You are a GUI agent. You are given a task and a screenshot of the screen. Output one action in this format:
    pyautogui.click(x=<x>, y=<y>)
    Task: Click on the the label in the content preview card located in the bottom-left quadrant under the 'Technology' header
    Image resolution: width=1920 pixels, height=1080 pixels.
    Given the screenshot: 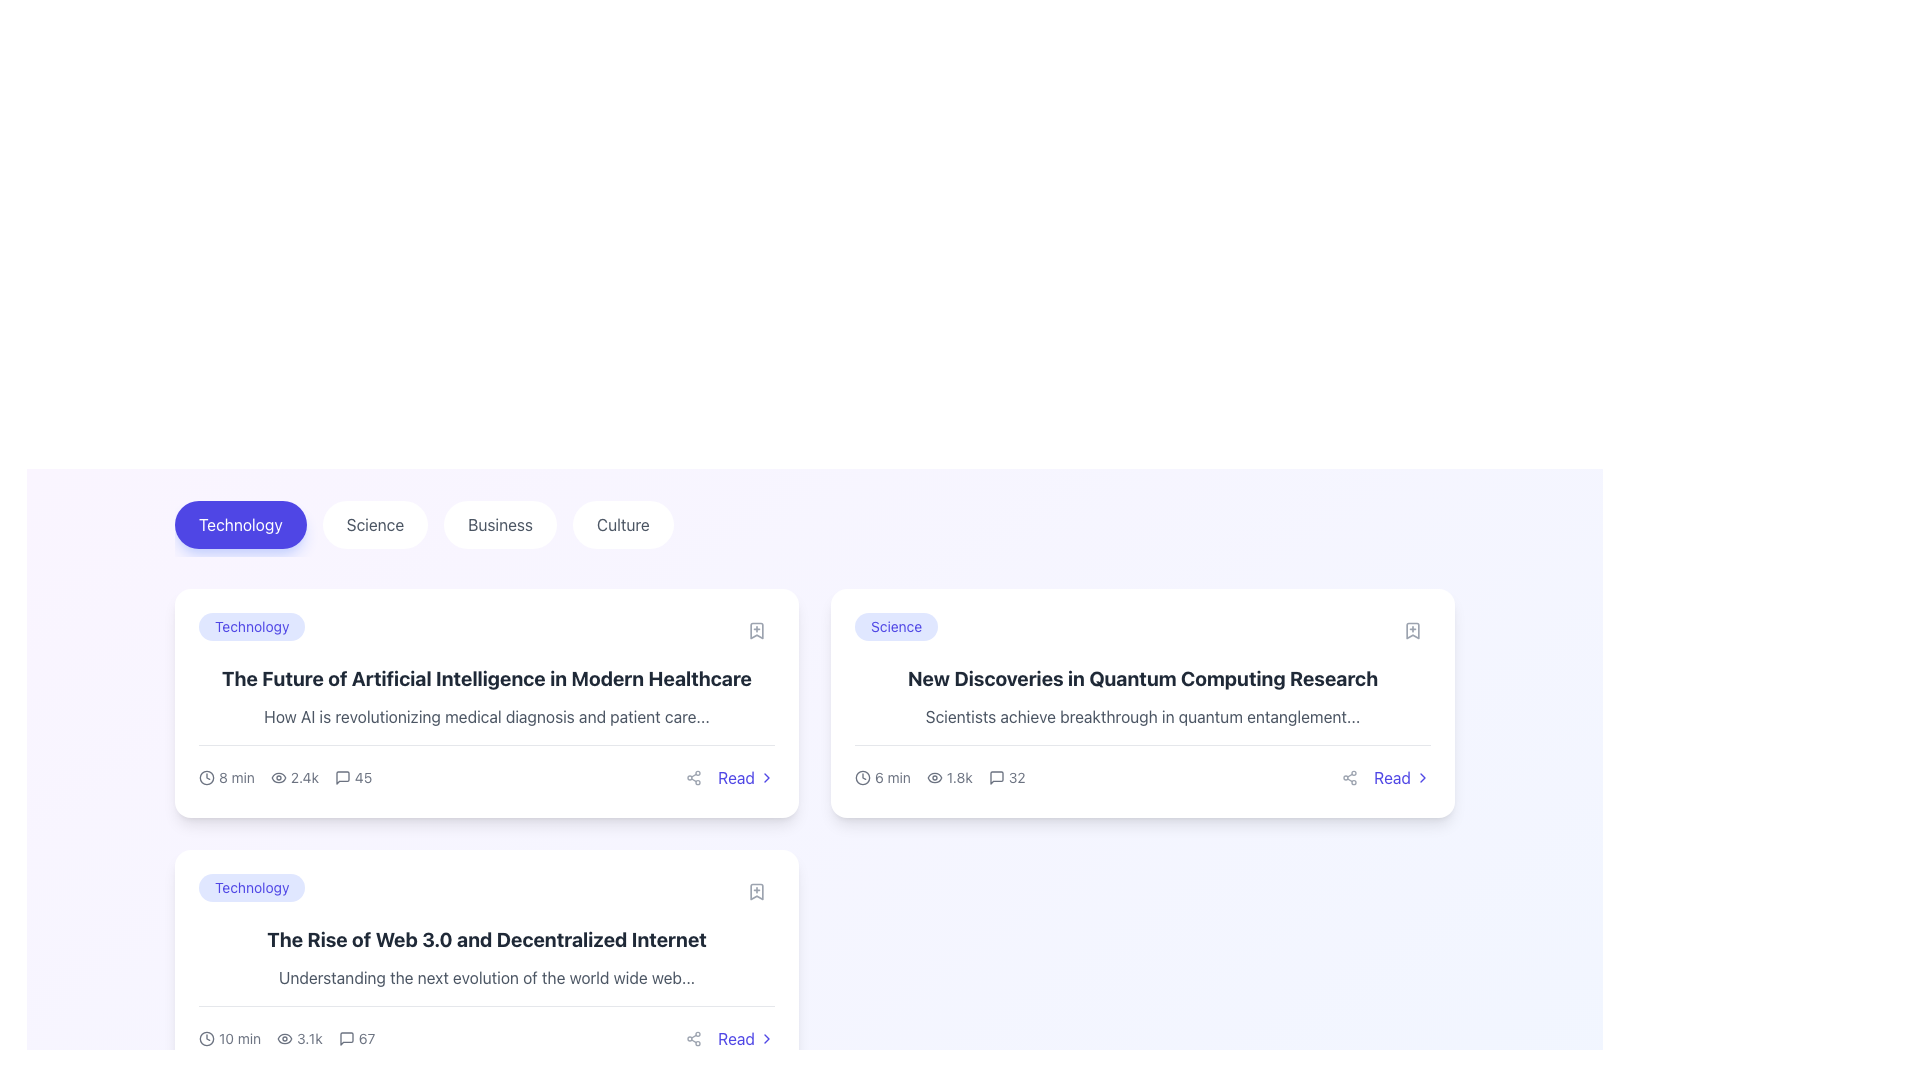 What is the action you would take?
    pyautogui.click(x=486, y=963)
    